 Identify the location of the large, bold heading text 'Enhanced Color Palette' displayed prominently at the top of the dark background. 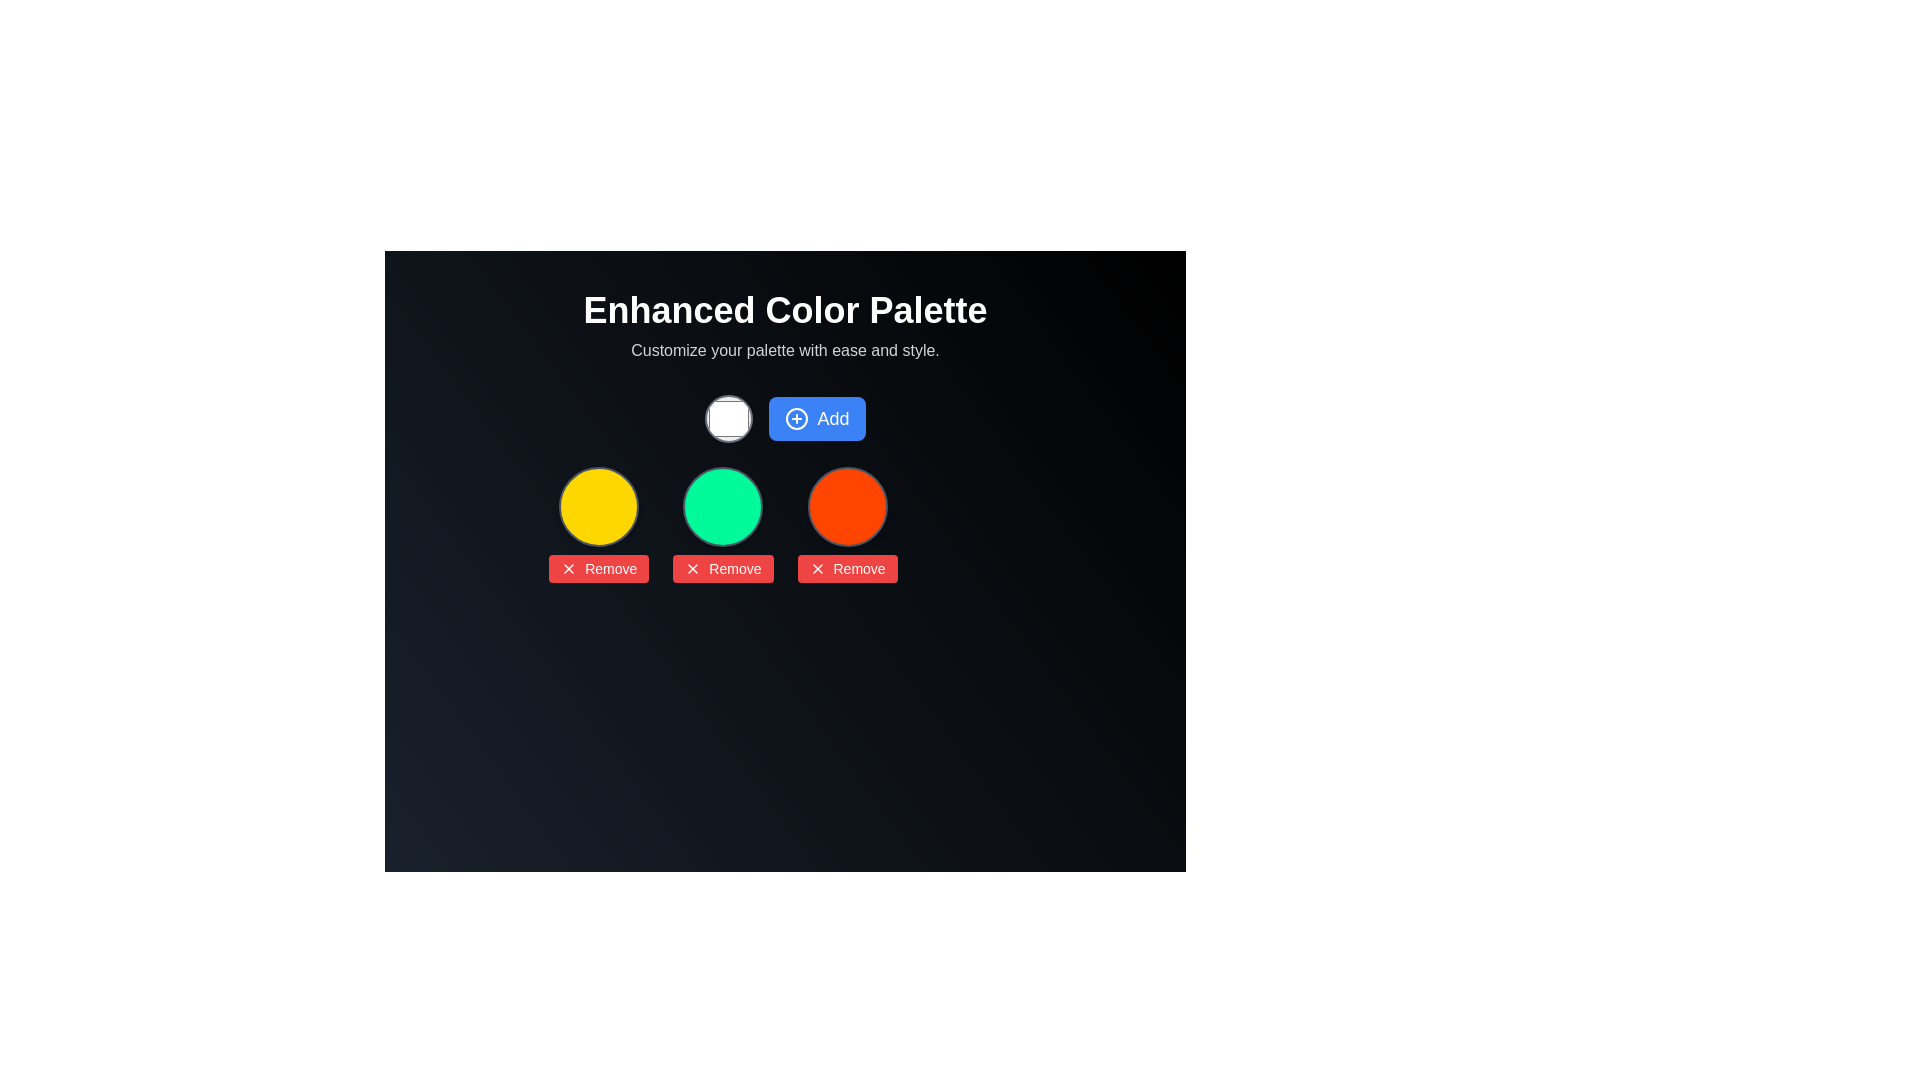
(784, 311).